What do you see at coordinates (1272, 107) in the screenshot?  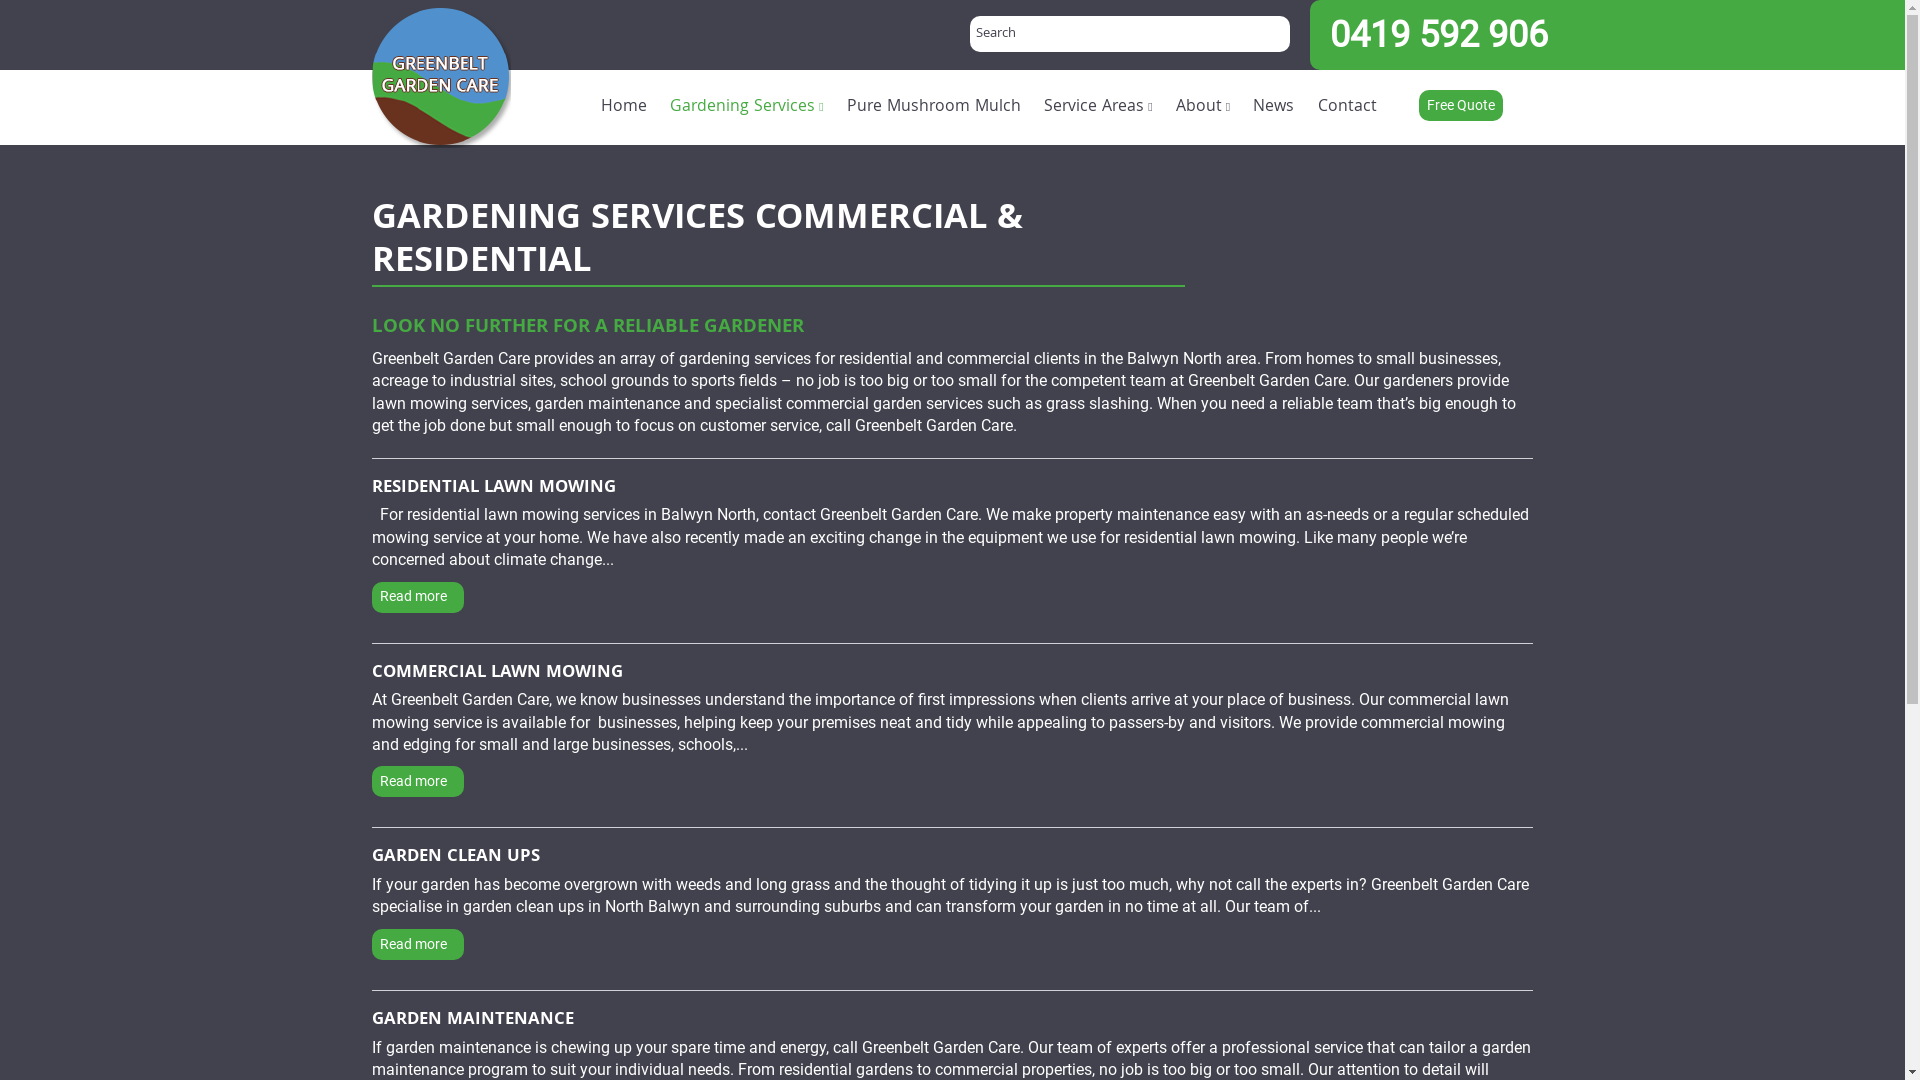 I see `'News'` at bounding box center [1272, 107].